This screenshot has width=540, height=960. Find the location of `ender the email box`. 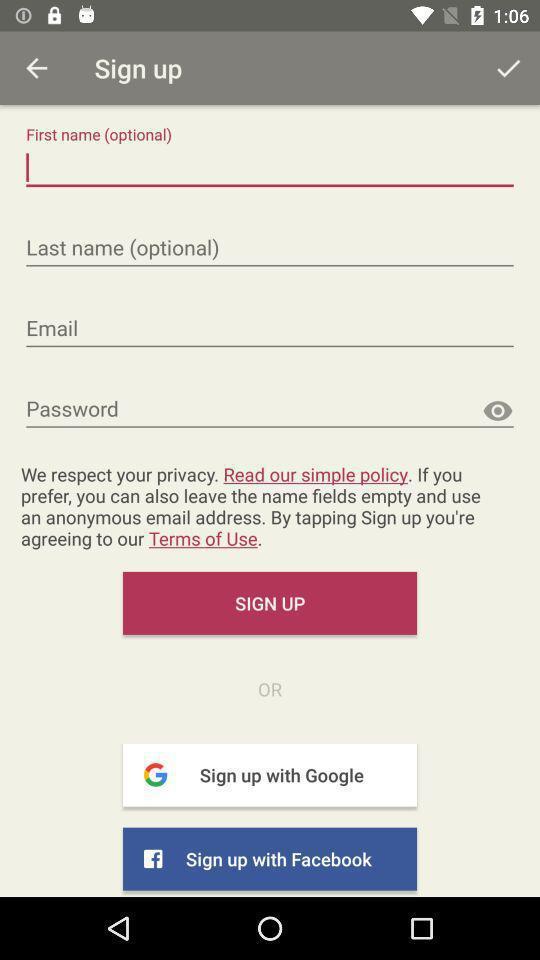

ender the email box is located at coordinates (270, 329).